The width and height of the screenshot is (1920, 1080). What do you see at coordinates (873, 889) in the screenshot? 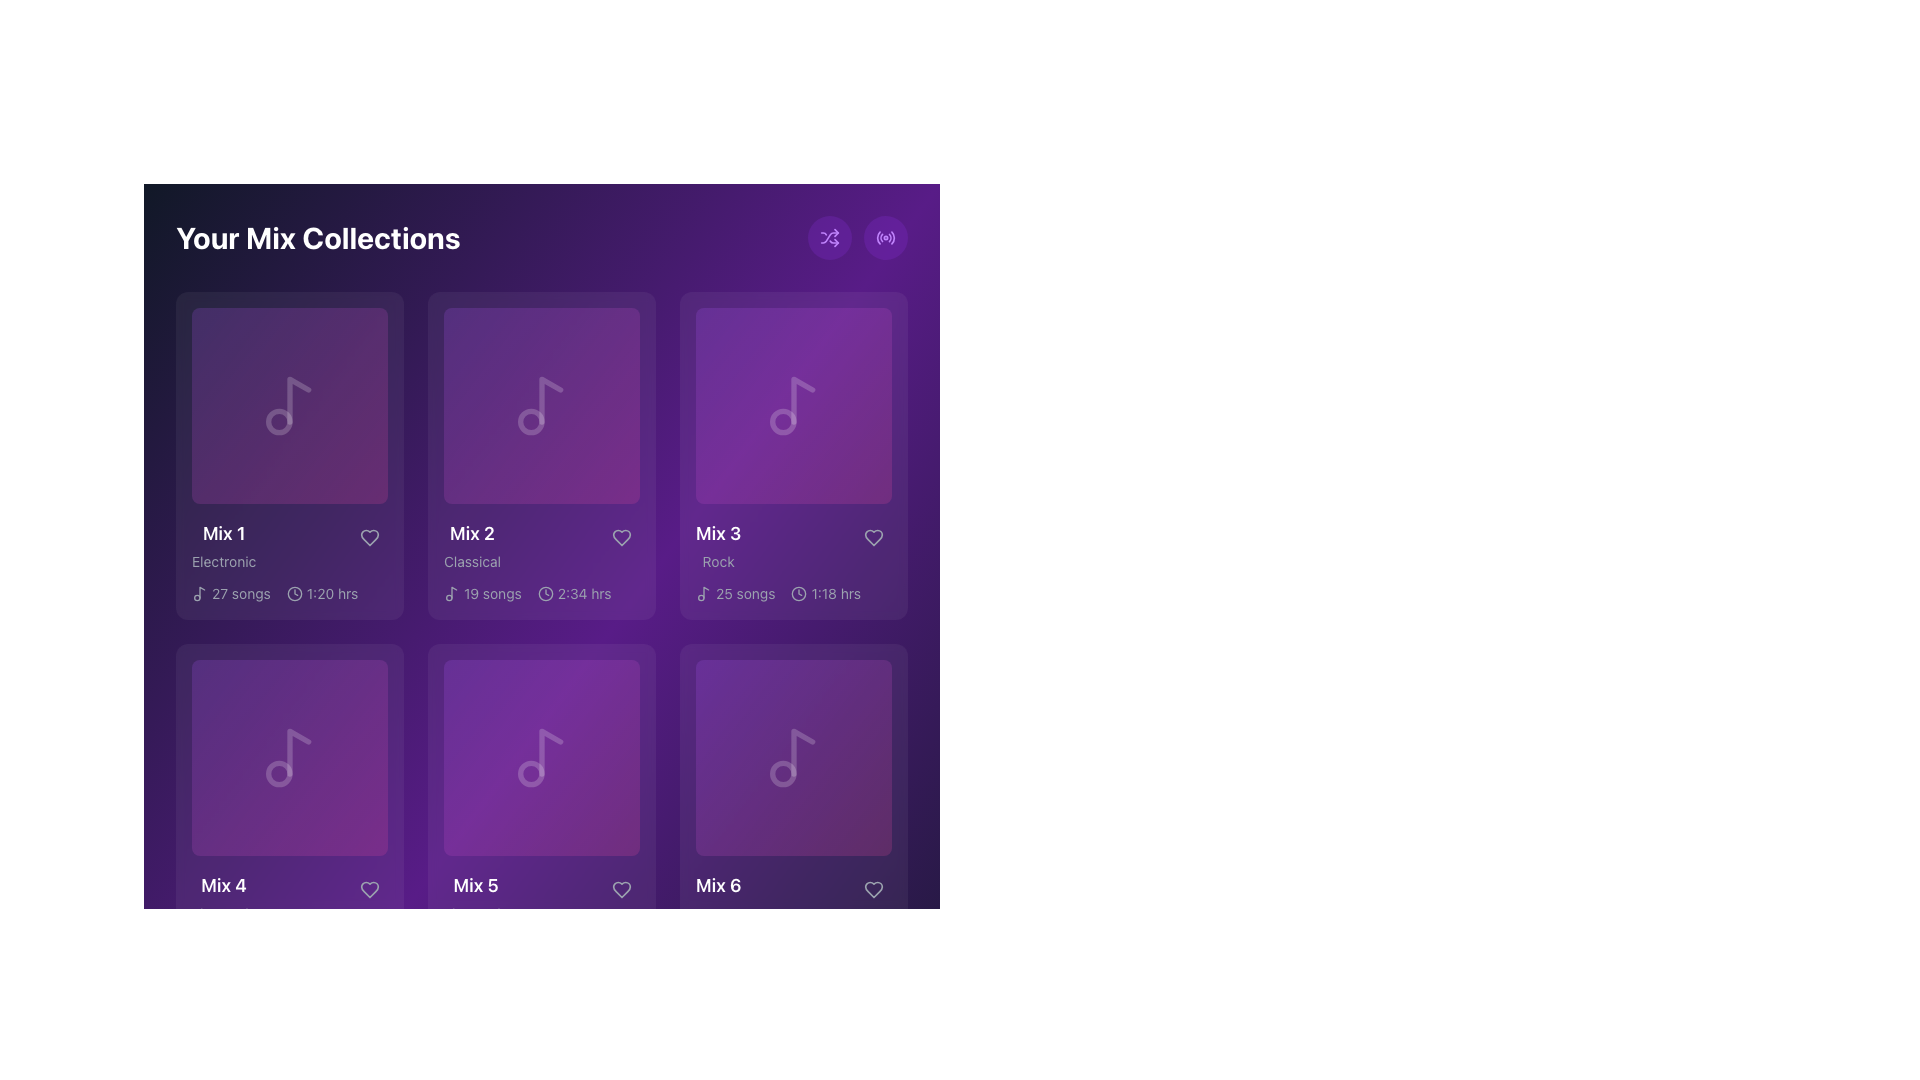
I see `the heart icon button in the bottom-right corner of the Mix 6 element card` at bounding box center [873, 889].